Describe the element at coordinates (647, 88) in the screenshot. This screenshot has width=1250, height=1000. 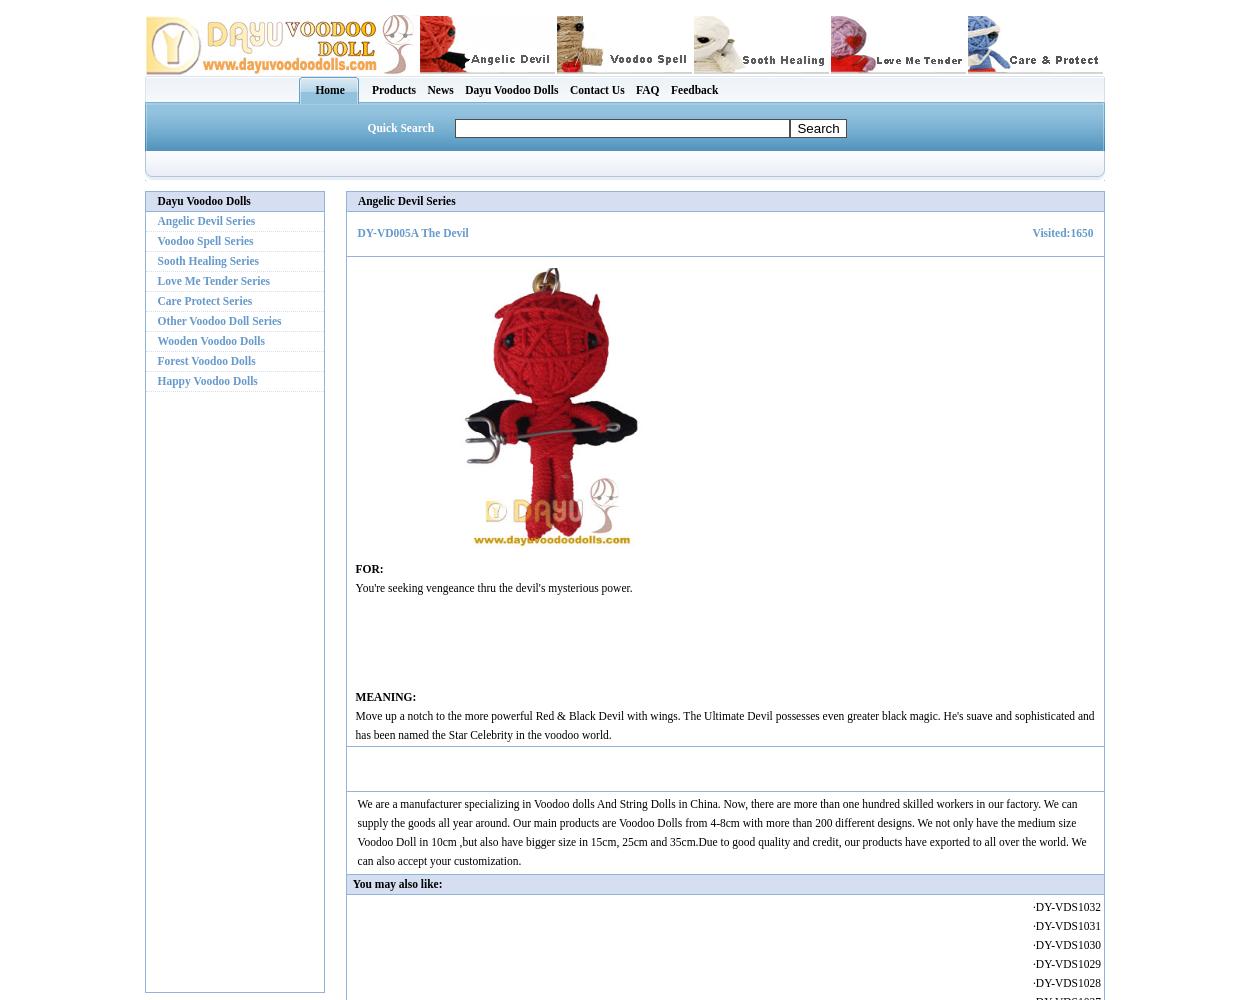
I see `'FAQ'` at that location.